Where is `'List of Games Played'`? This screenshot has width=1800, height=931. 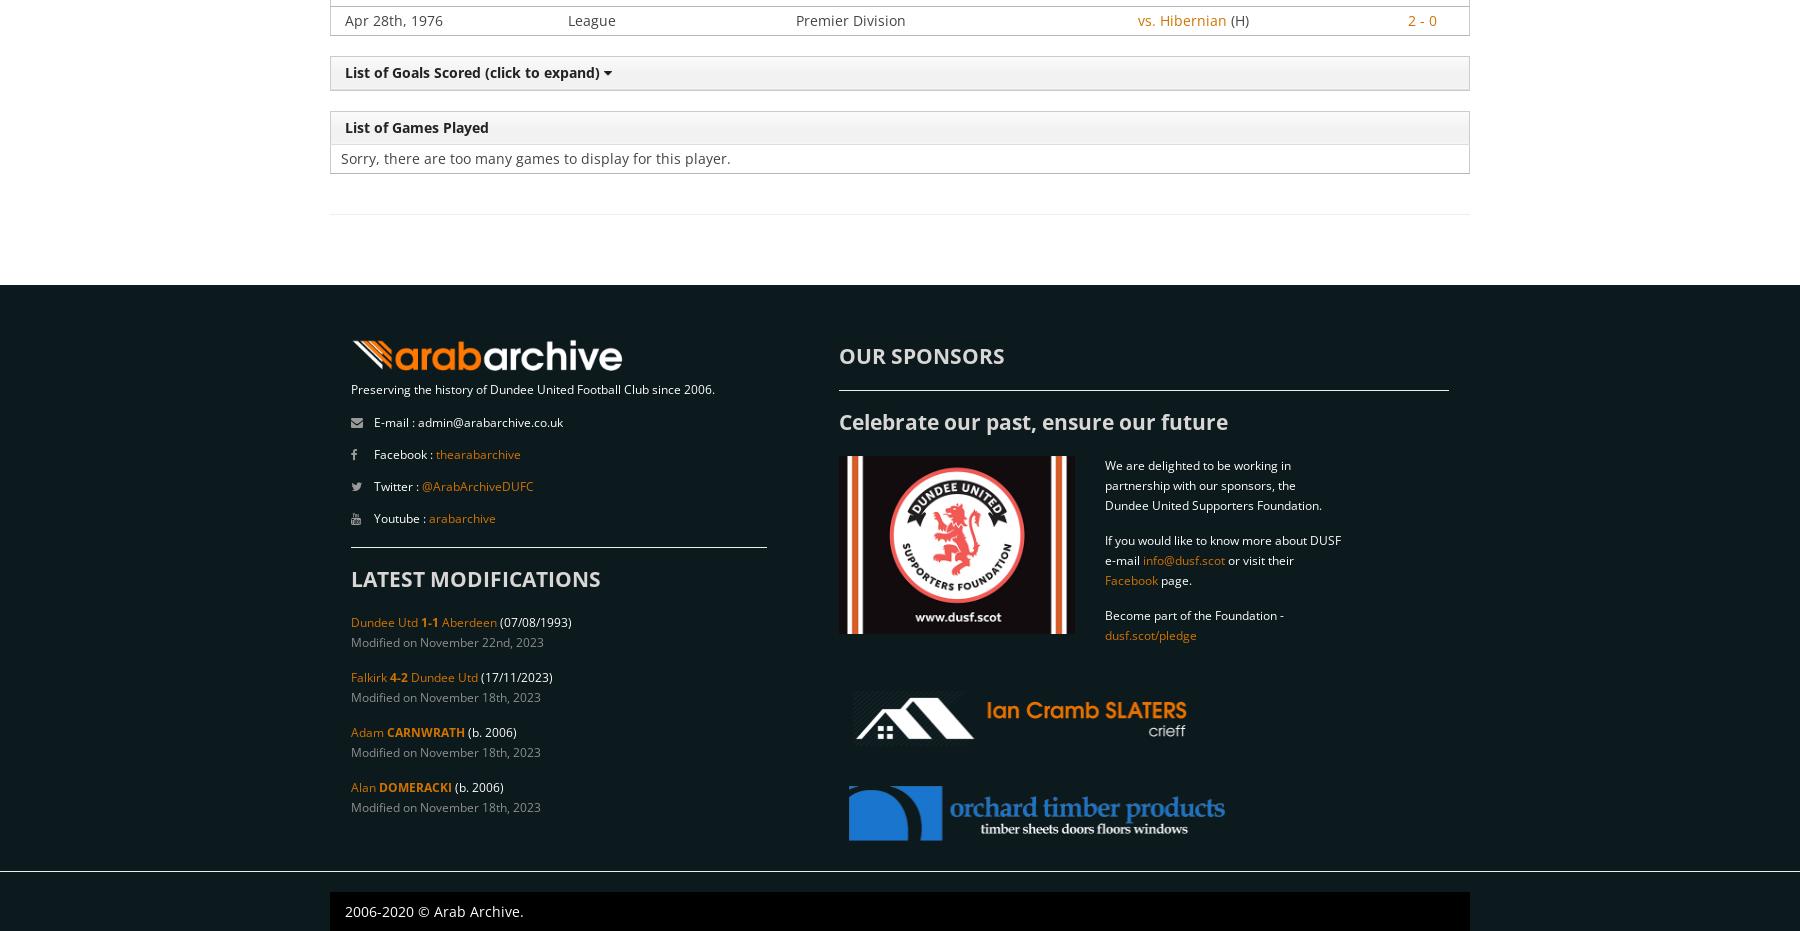
'List of Games Played' is located at coordinates (340, 126).